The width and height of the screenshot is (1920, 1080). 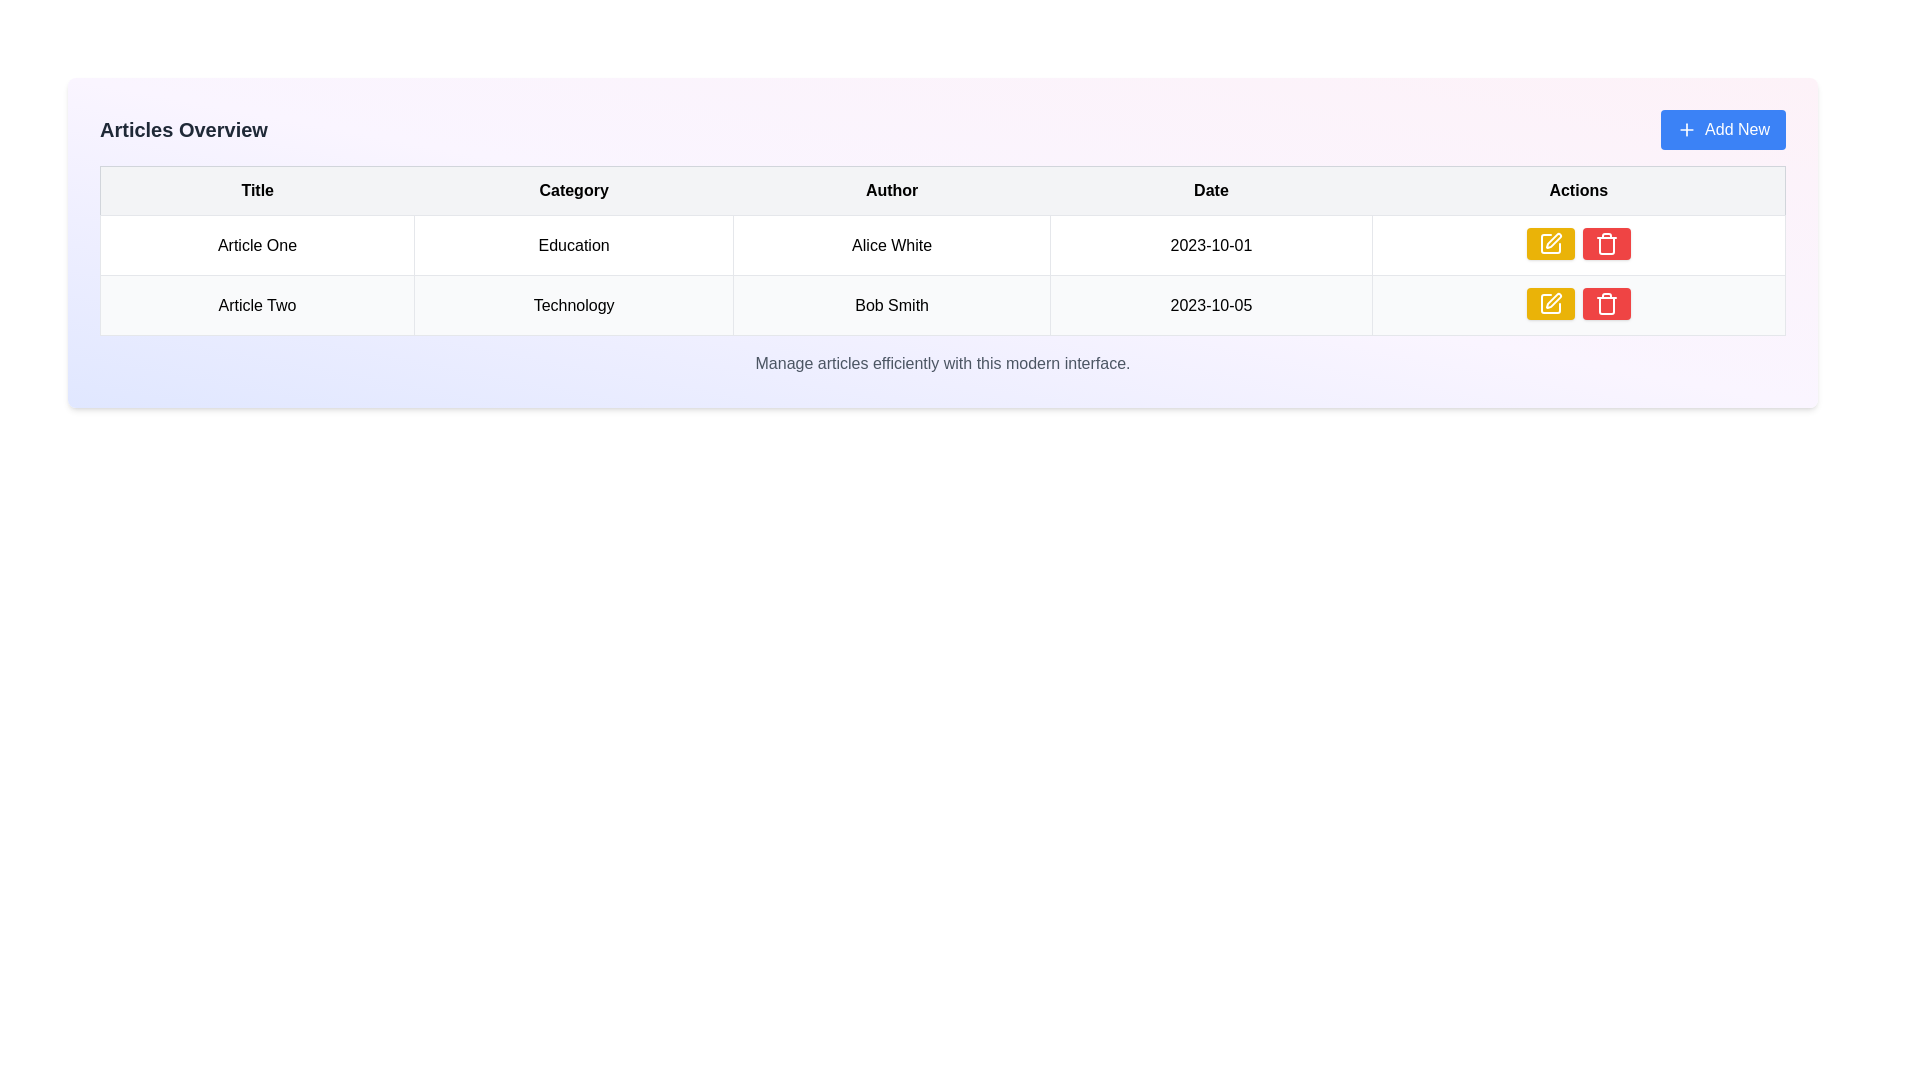 What do you see at coordinates (1549, 242) in the screenshot?
I see `the yellow button with a pen-like icon in the second row of the 'Actions' column` at bounding box center [1549, 242].